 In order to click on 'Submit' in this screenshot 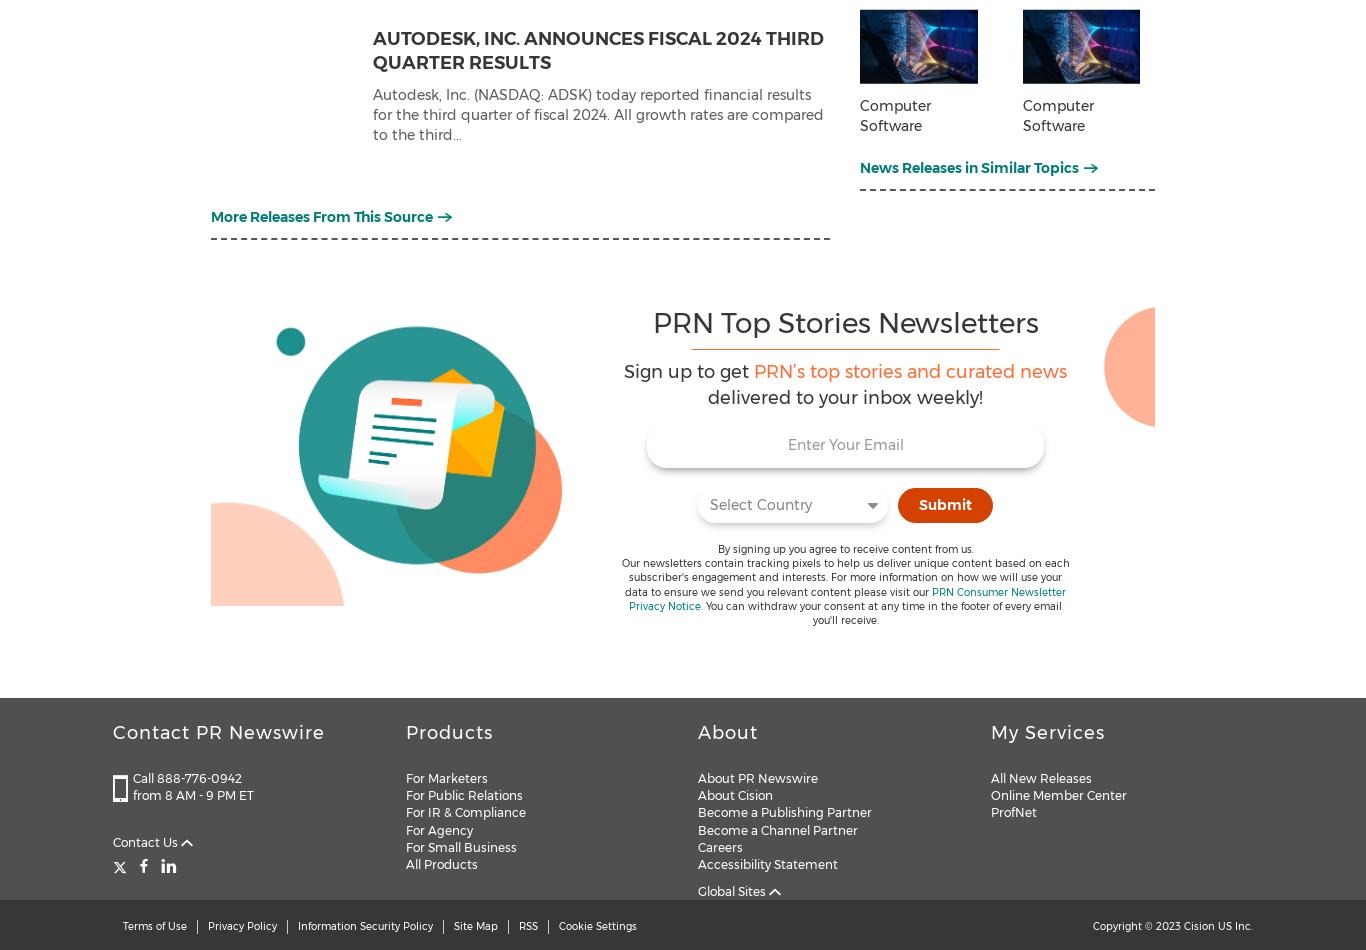, I will do `click(919, 505)`.